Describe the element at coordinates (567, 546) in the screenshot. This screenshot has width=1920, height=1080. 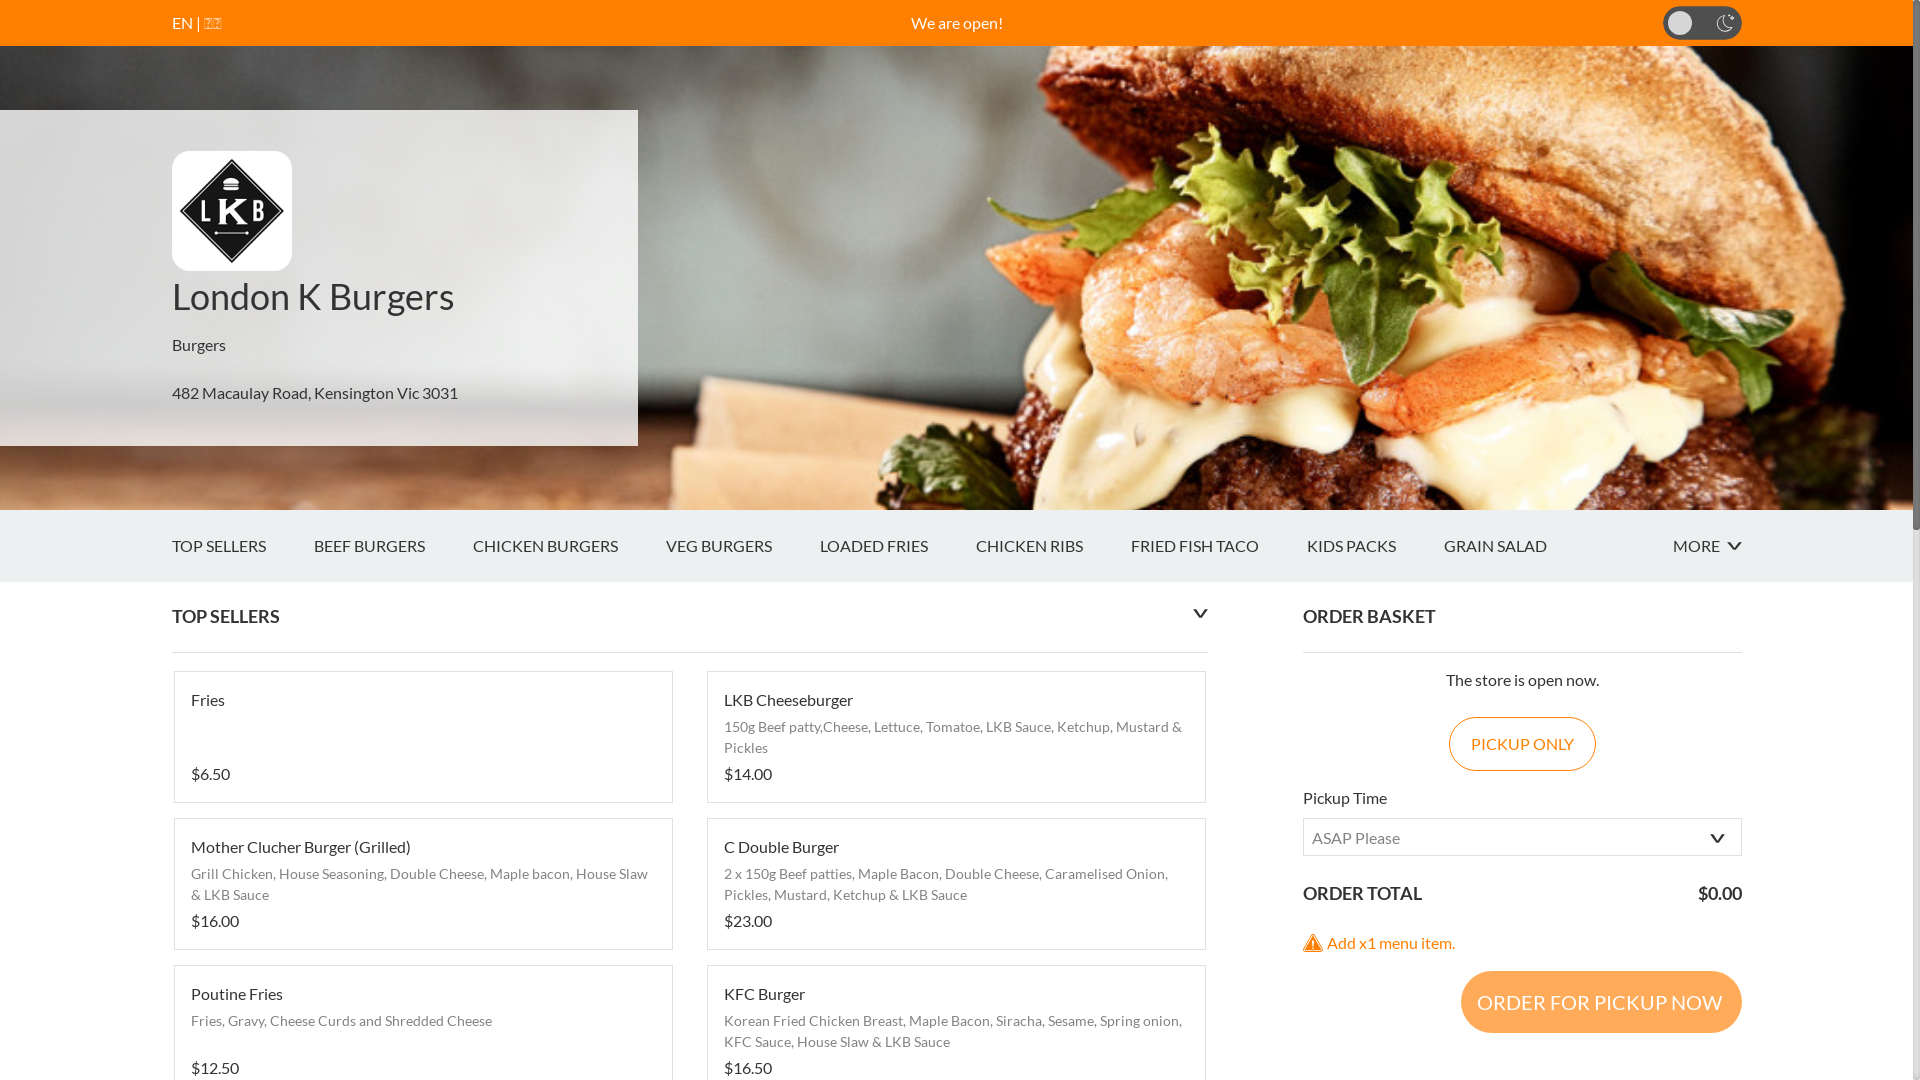
I see `'CHICKEN BURGERS'` at that location.